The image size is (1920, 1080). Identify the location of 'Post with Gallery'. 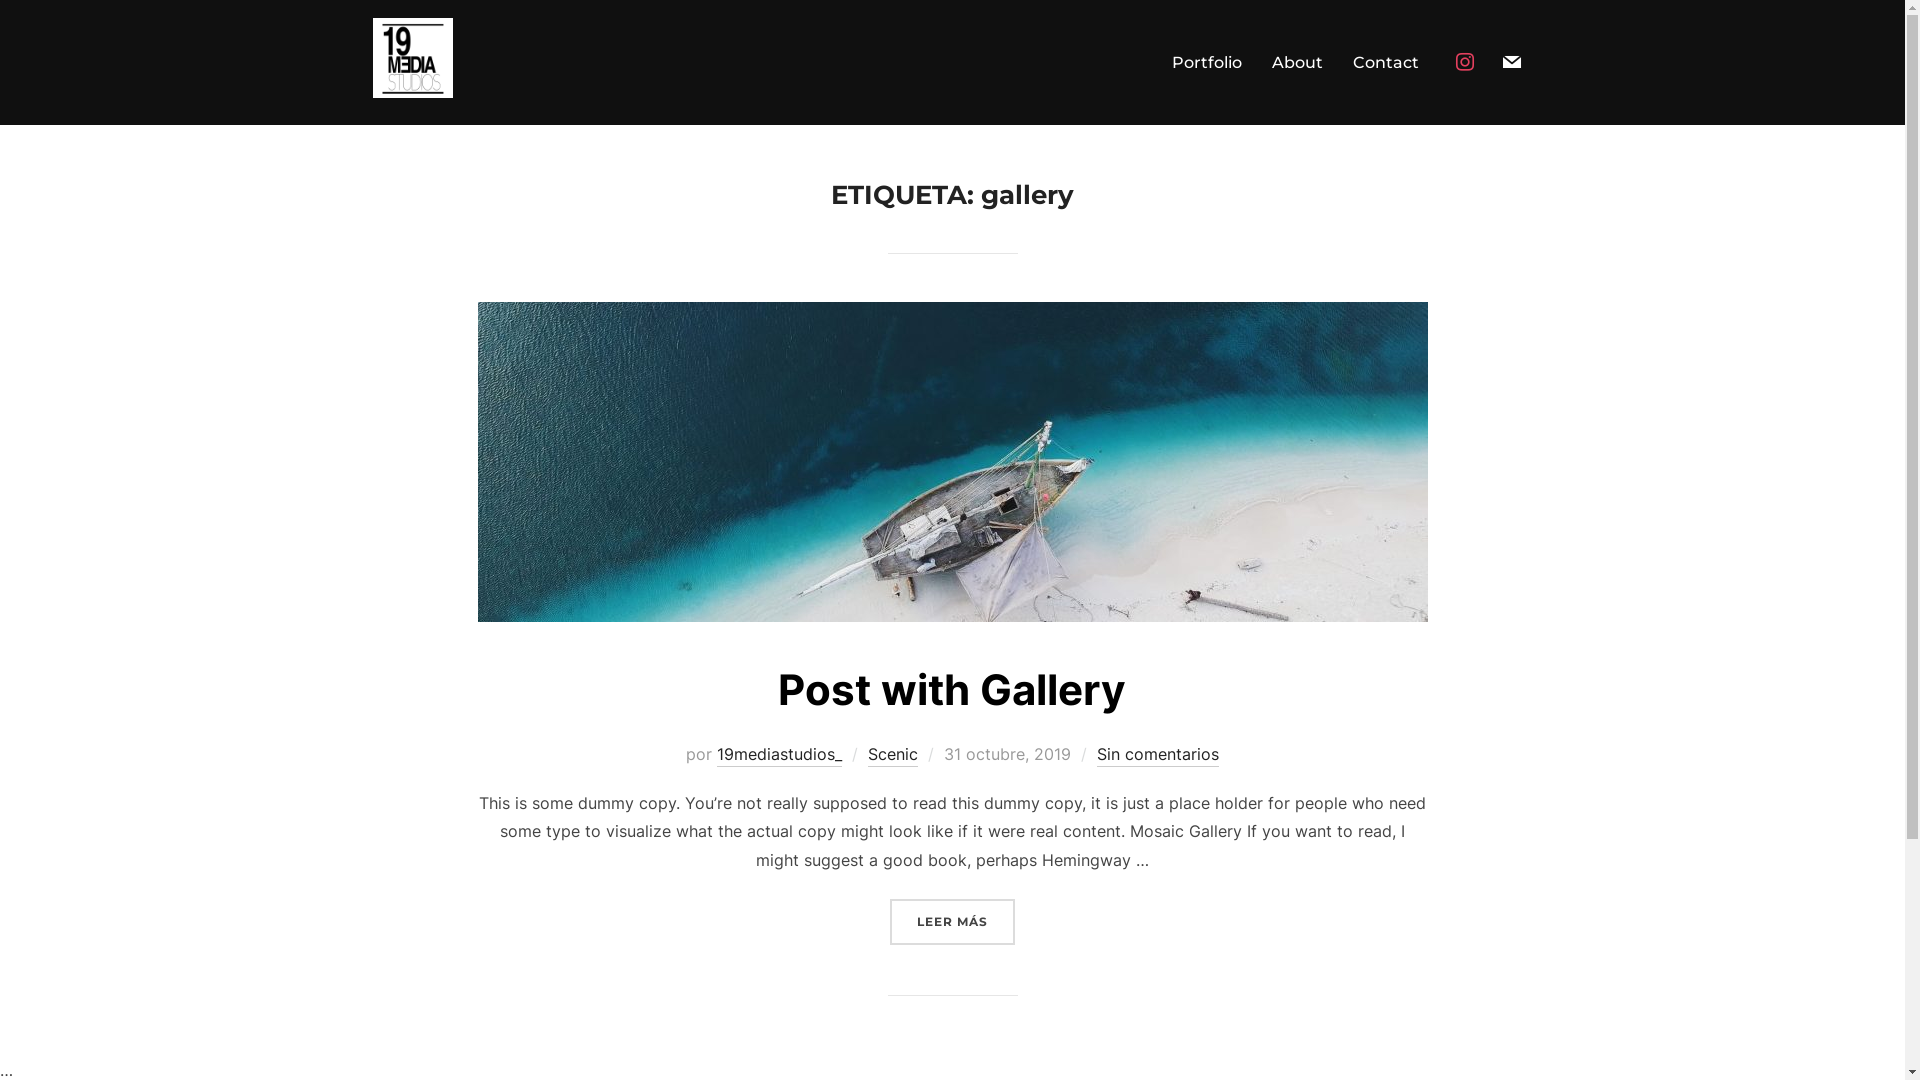
(950, 688).